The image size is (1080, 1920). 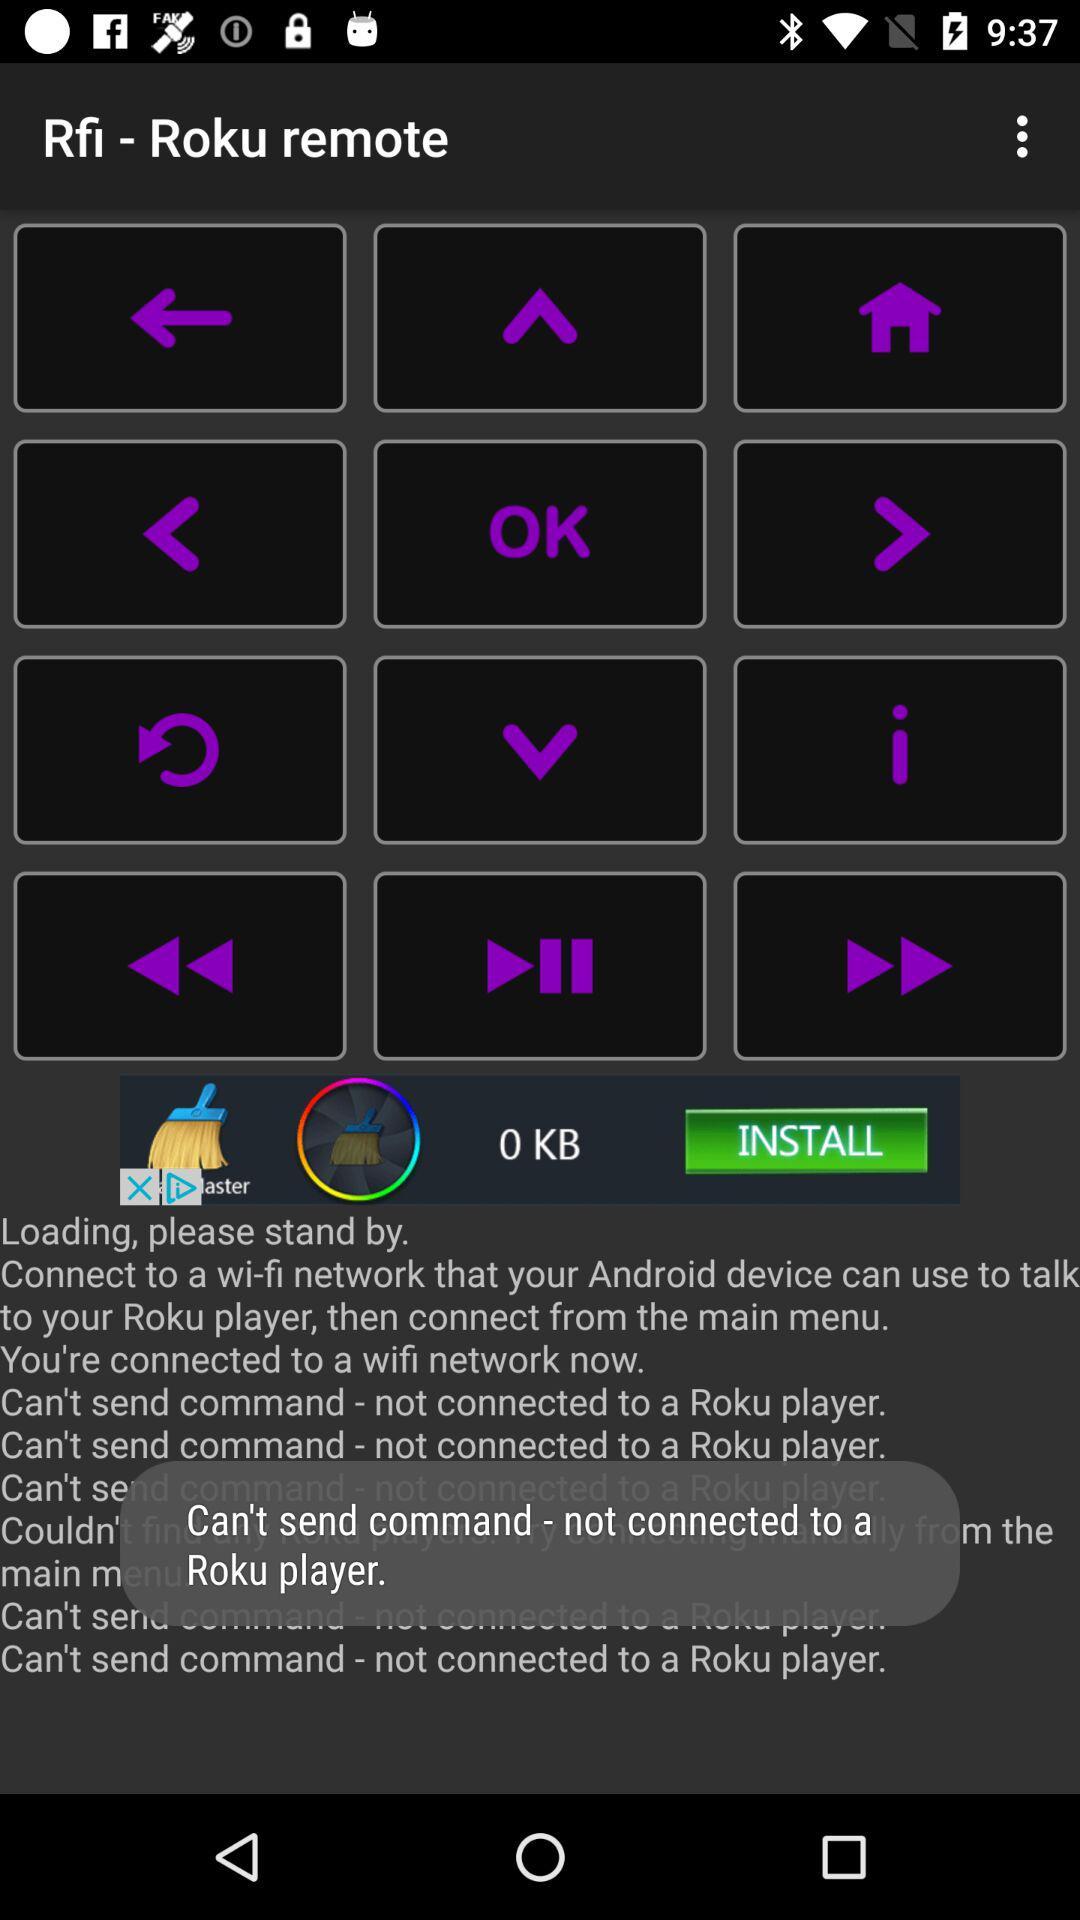 What do you see at coordinates (540, 533) in the screenshot?
I see `check to ok box` at bounding box center [540, 533].